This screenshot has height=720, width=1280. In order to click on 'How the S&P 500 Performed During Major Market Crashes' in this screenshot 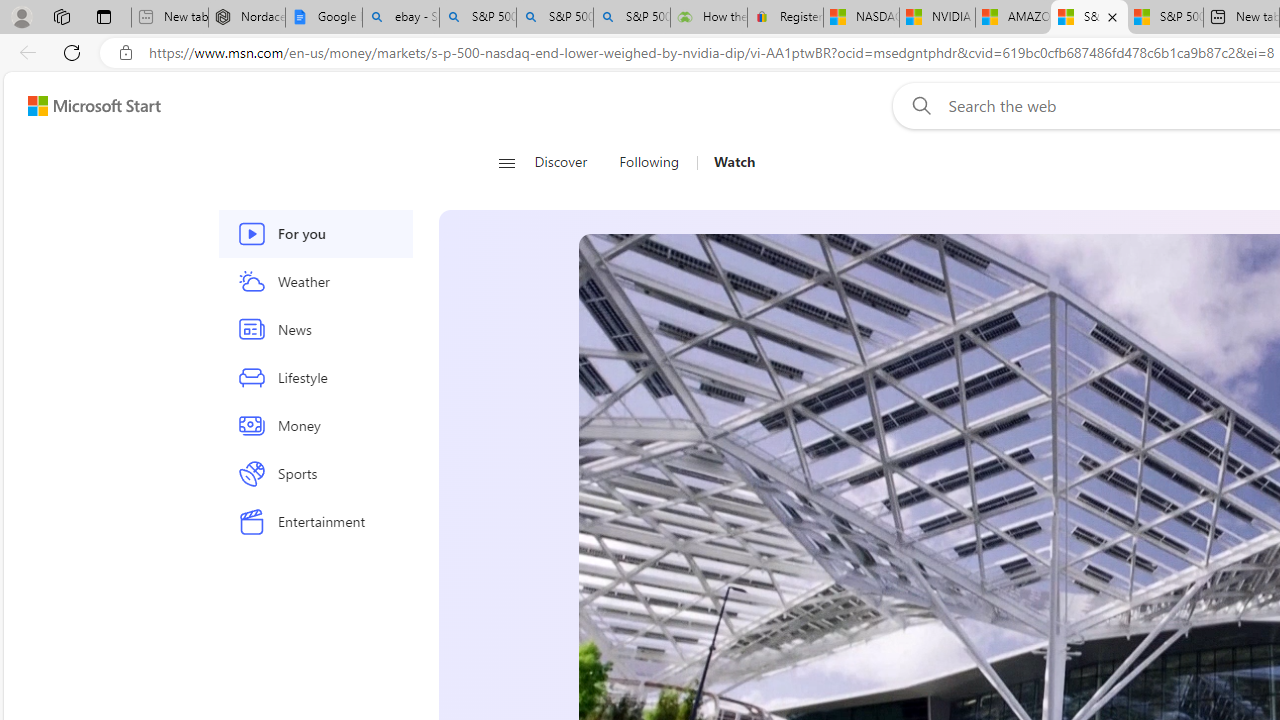, I will do `click(709, 17)`.